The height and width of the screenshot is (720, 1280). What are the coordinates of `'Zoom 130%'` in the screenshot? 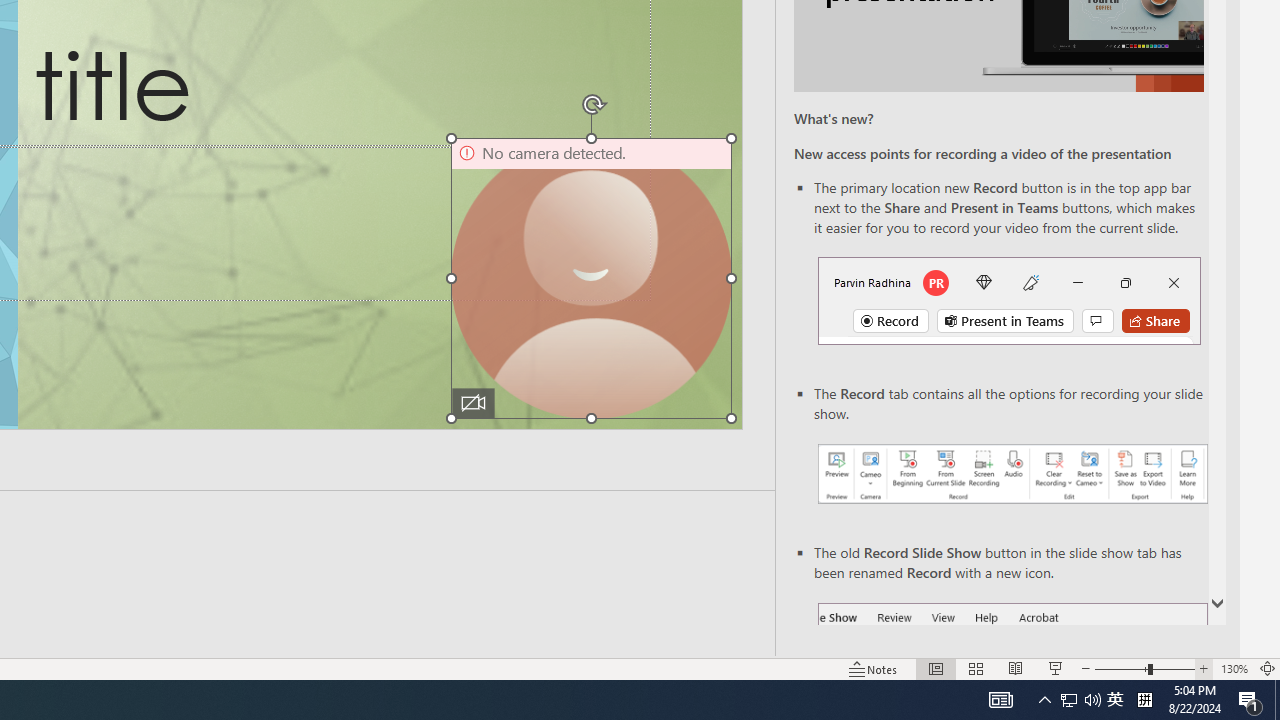 It's located at (1233, 669).